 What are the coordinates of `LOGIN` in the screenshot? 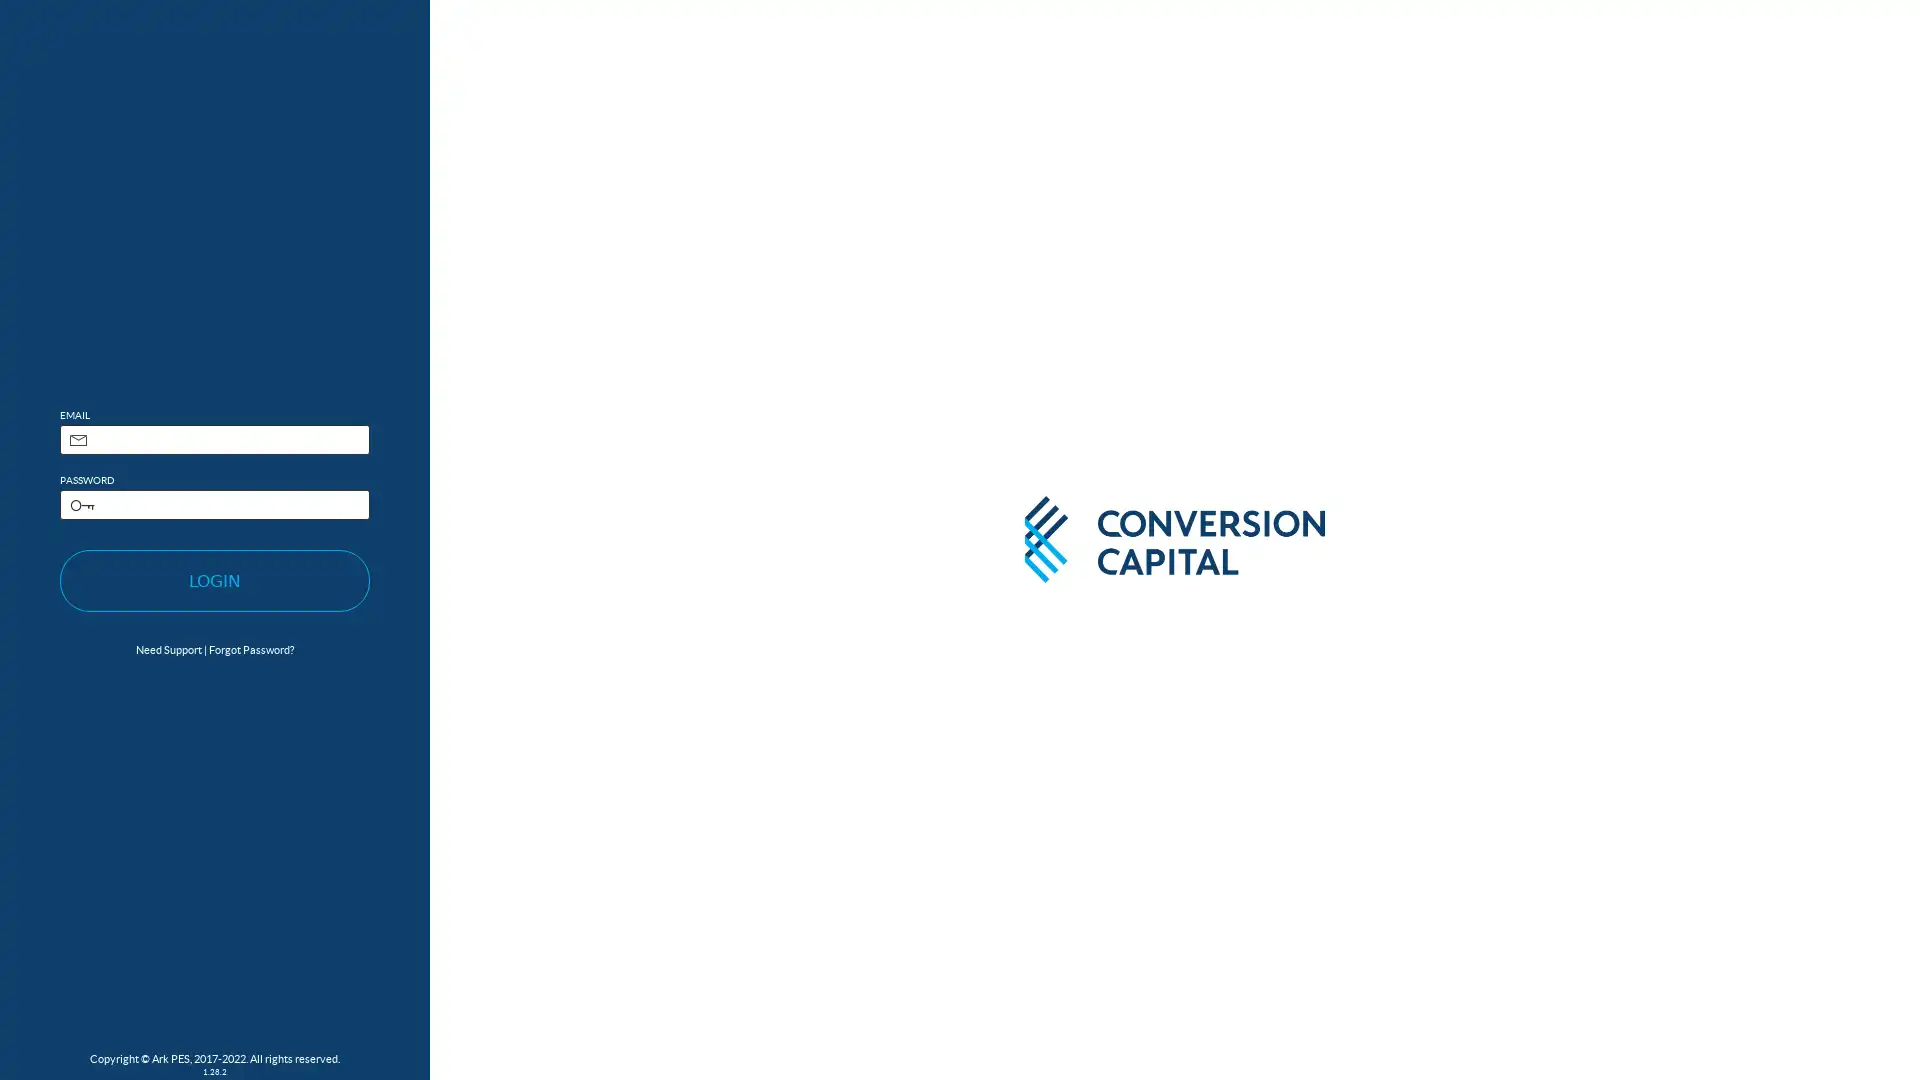 It's located at (215, 579).